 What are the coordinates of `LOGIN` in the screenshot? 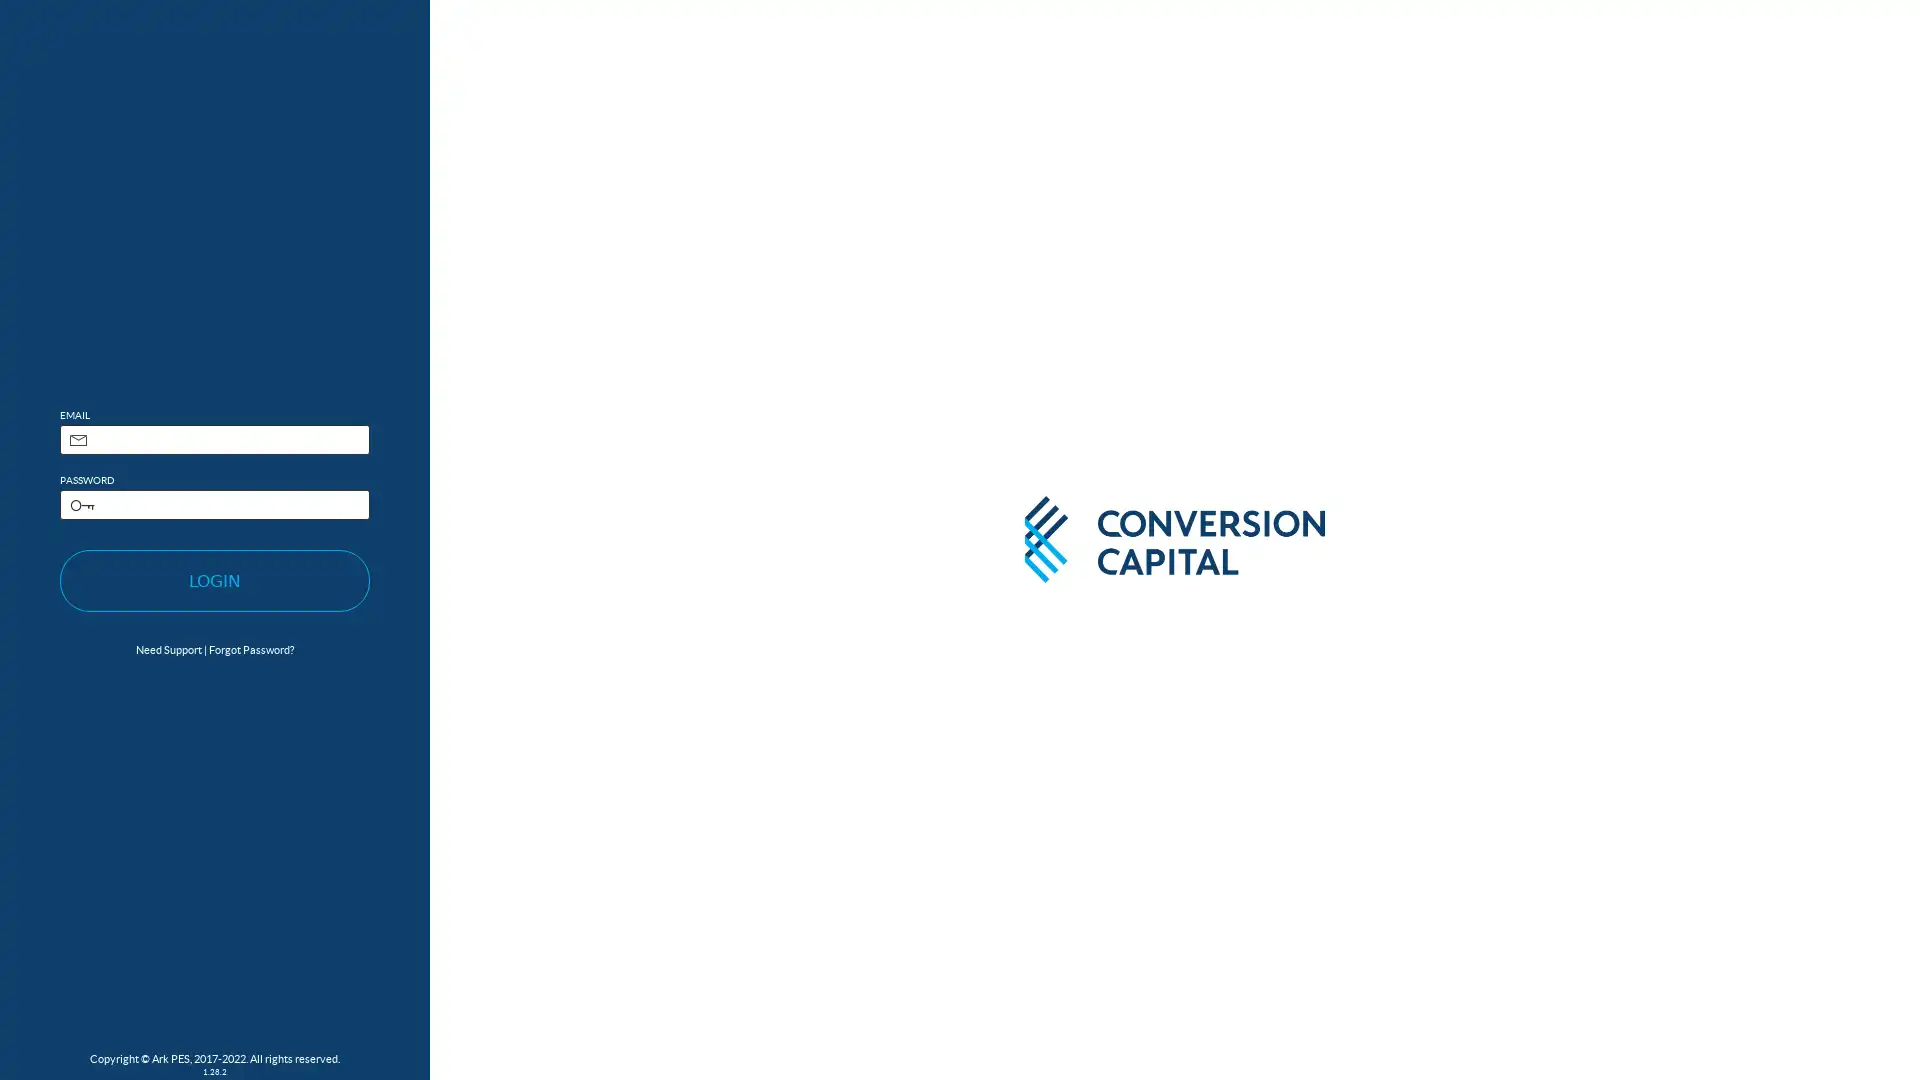 It's located at (215, 579).